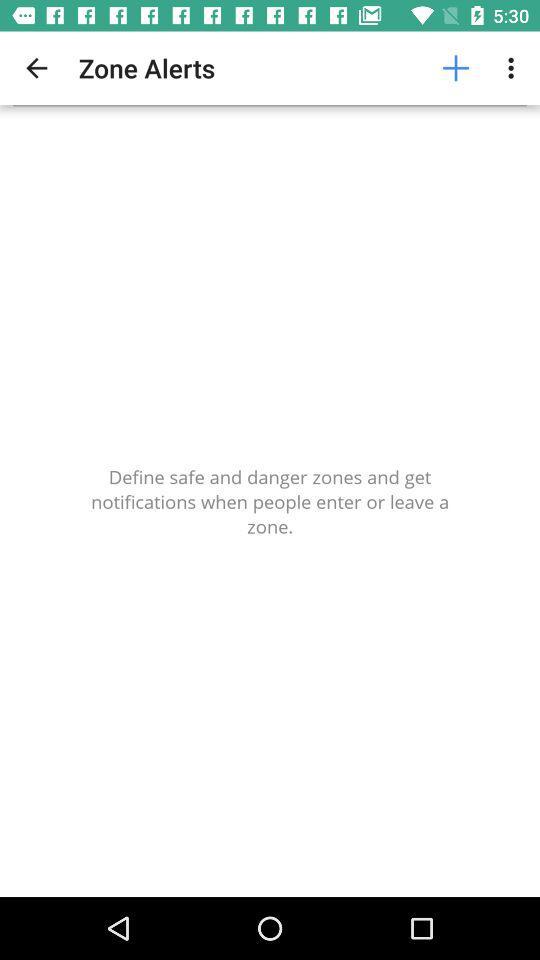 The image size is (540, 960). I want to click on the item next to the zone alerts item, so click(455, 68).